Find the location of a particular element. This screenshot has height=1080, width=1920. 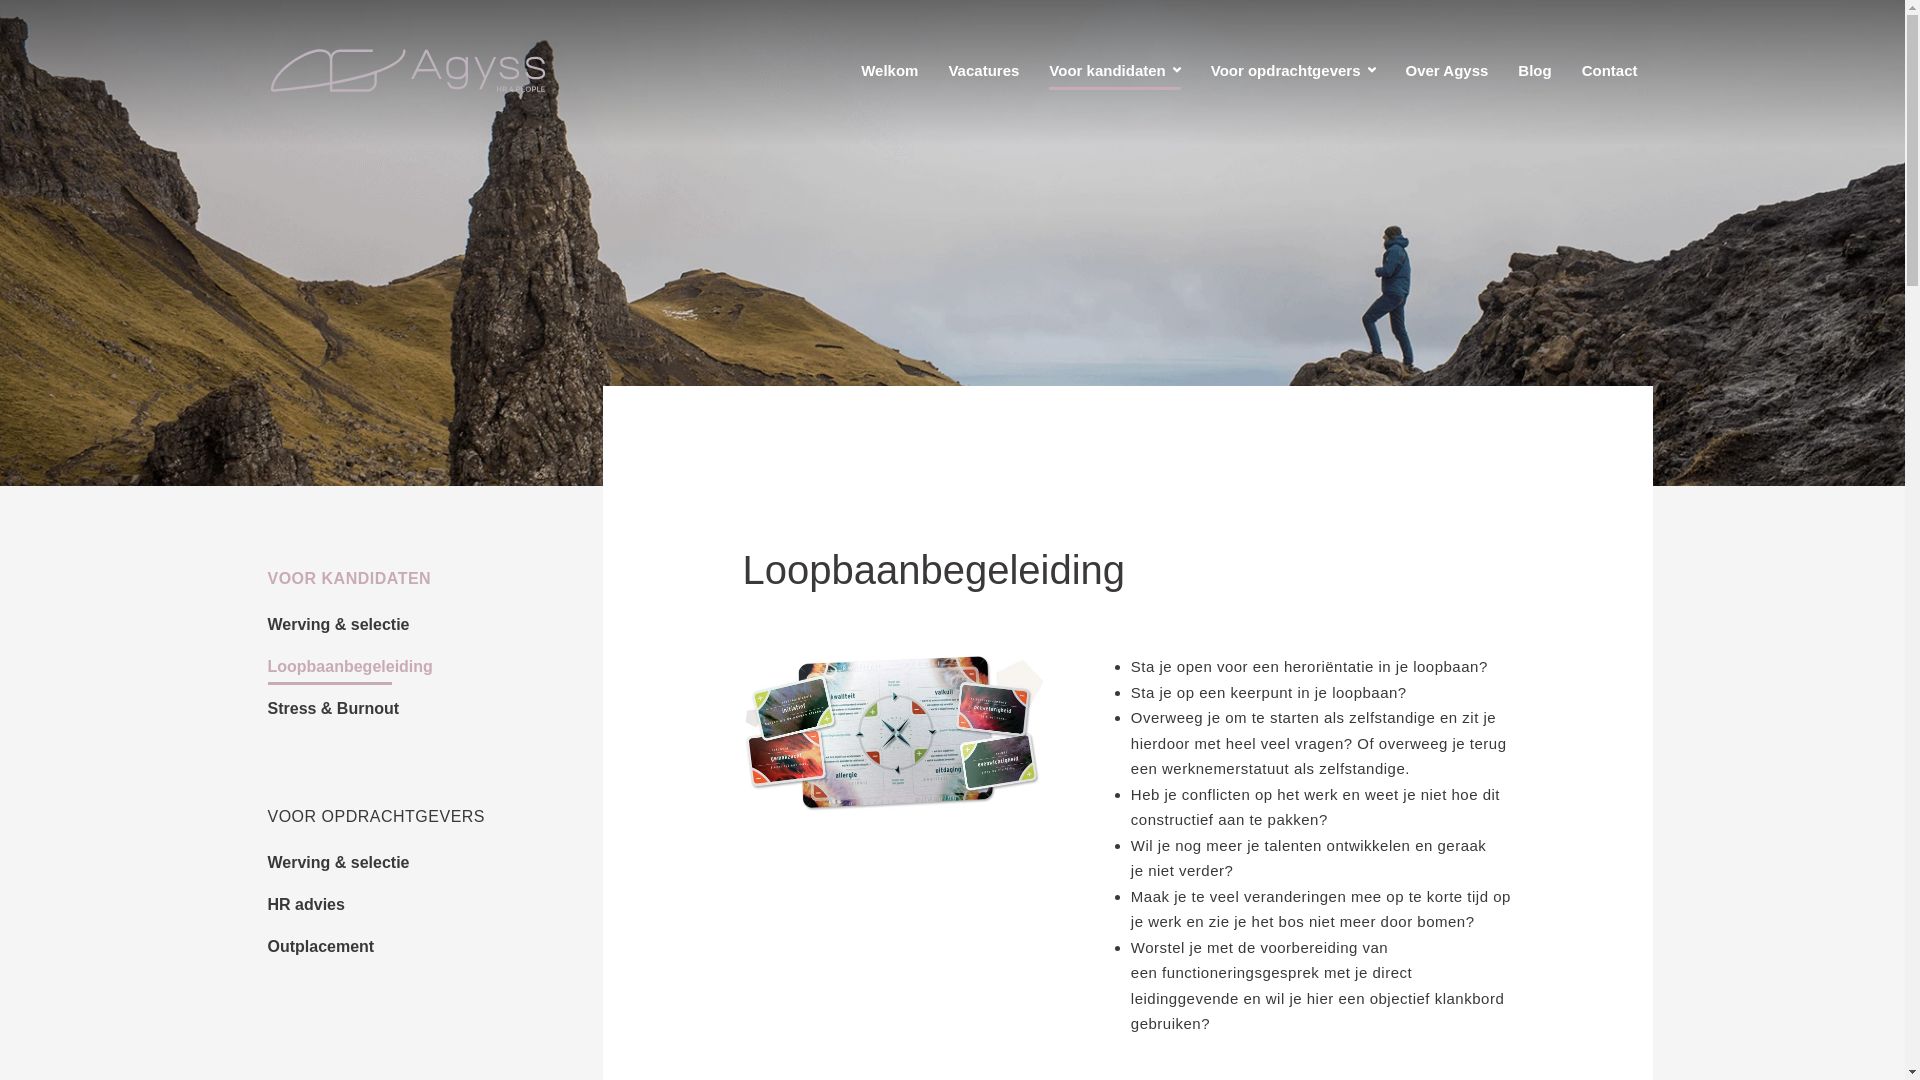

'Outplacement' is located at coordinates (321, 948).